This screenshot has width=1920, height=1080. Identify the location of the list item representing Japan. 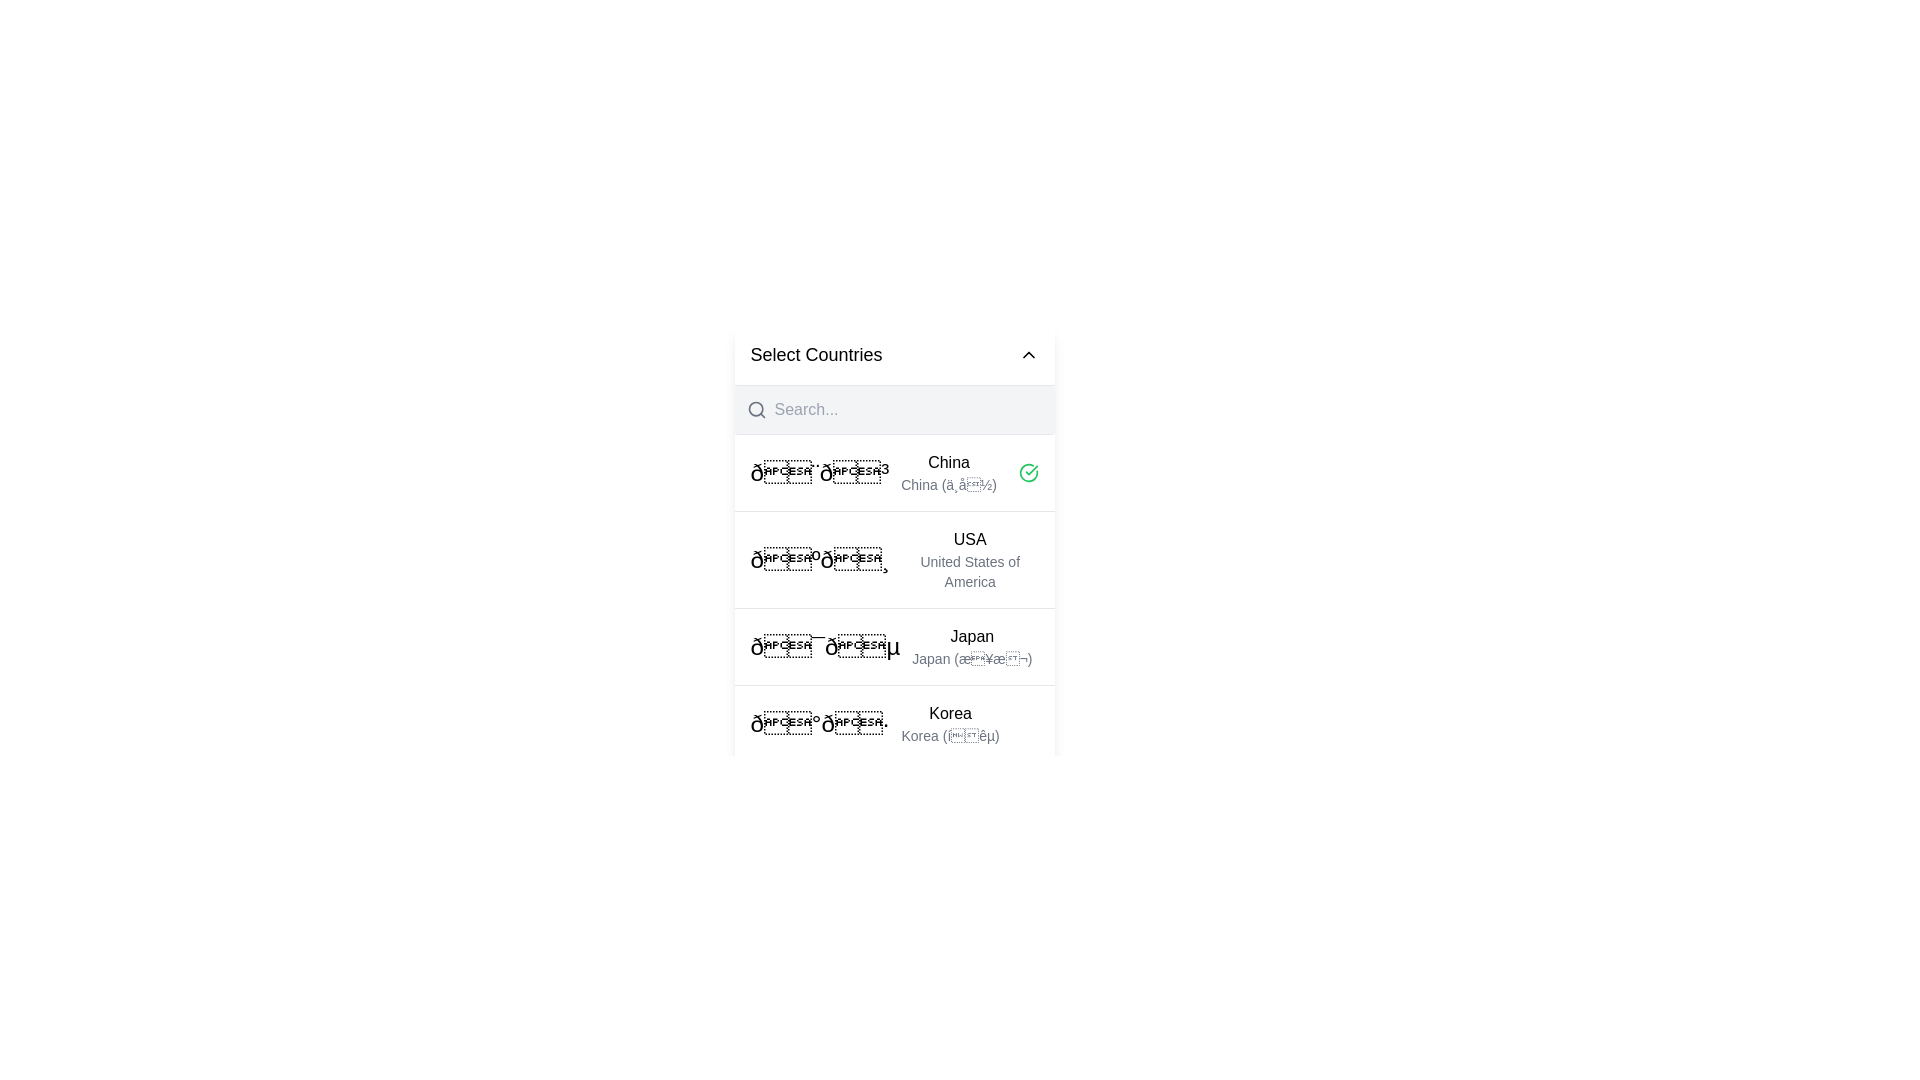
(893, 646).